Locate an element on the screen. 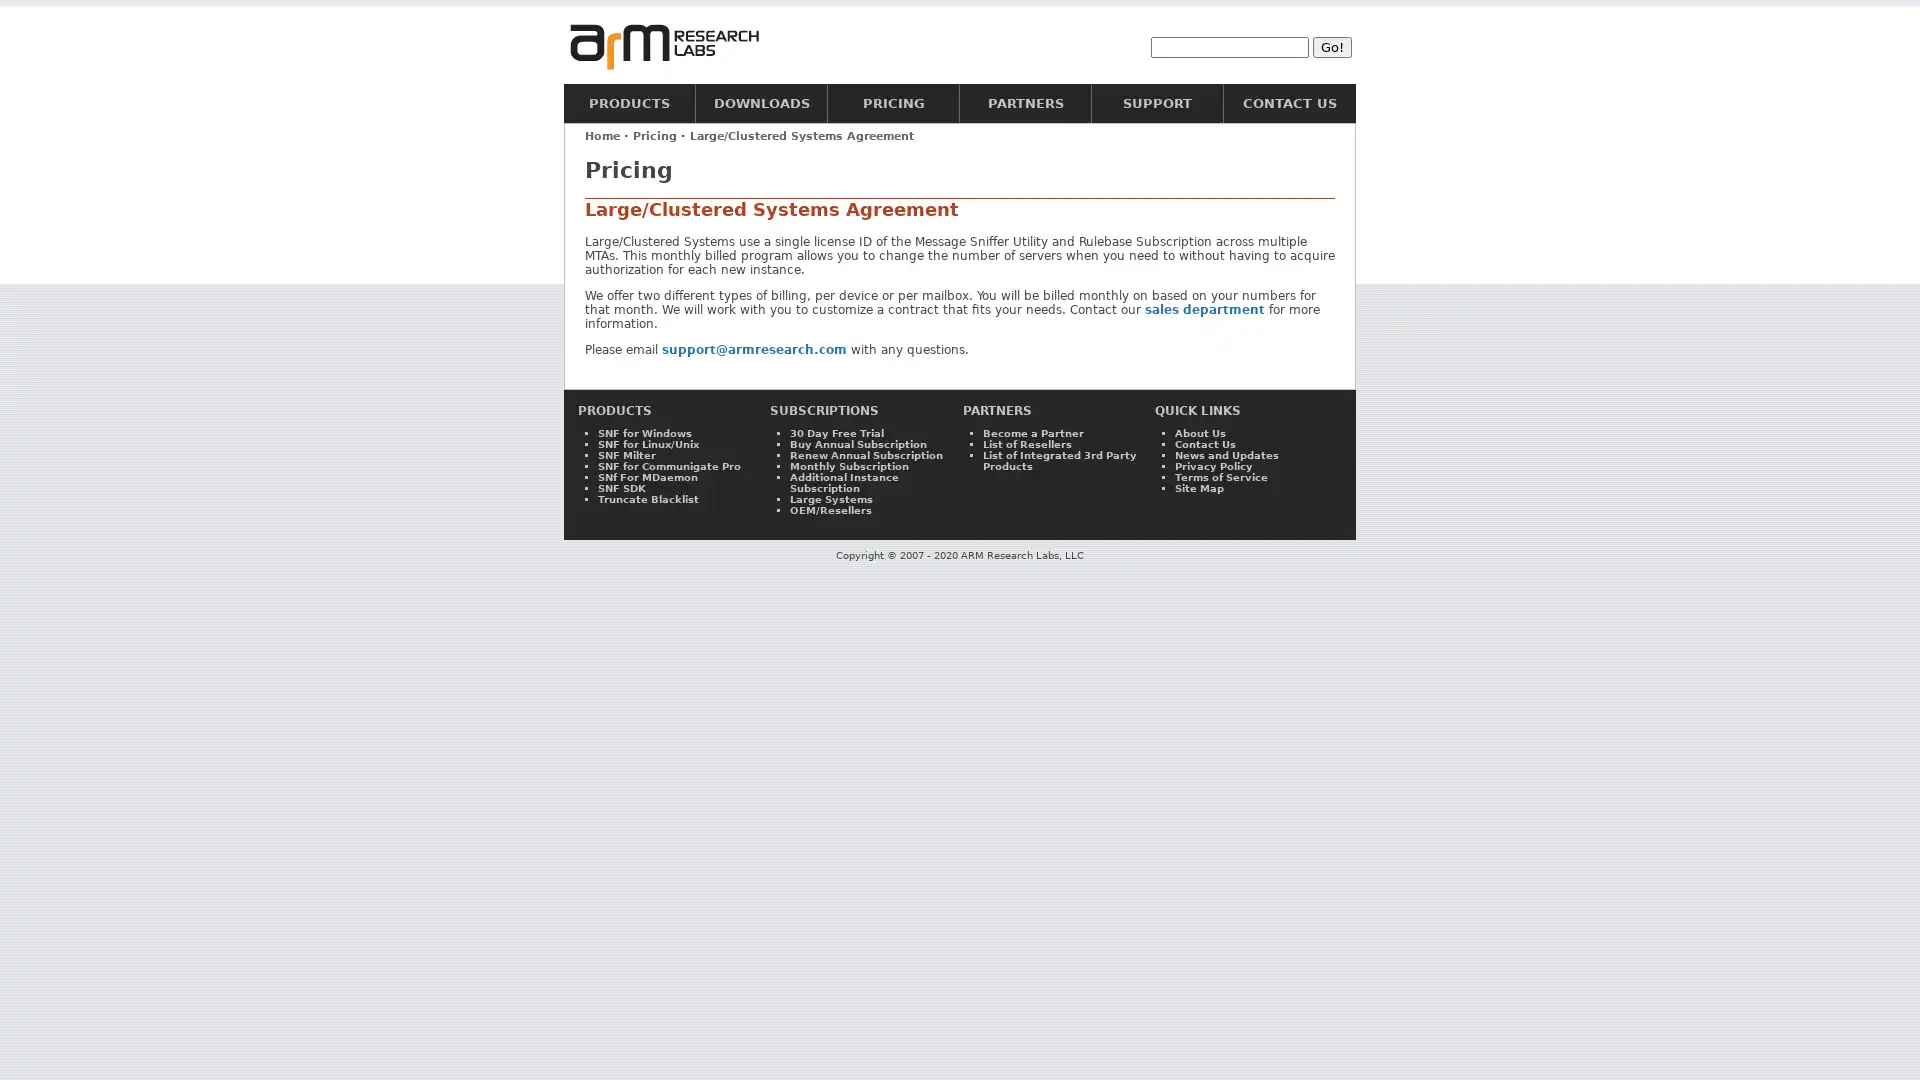 This screenshot has height=1080, width=1920. Go! is located at coordinates (1332, 45).